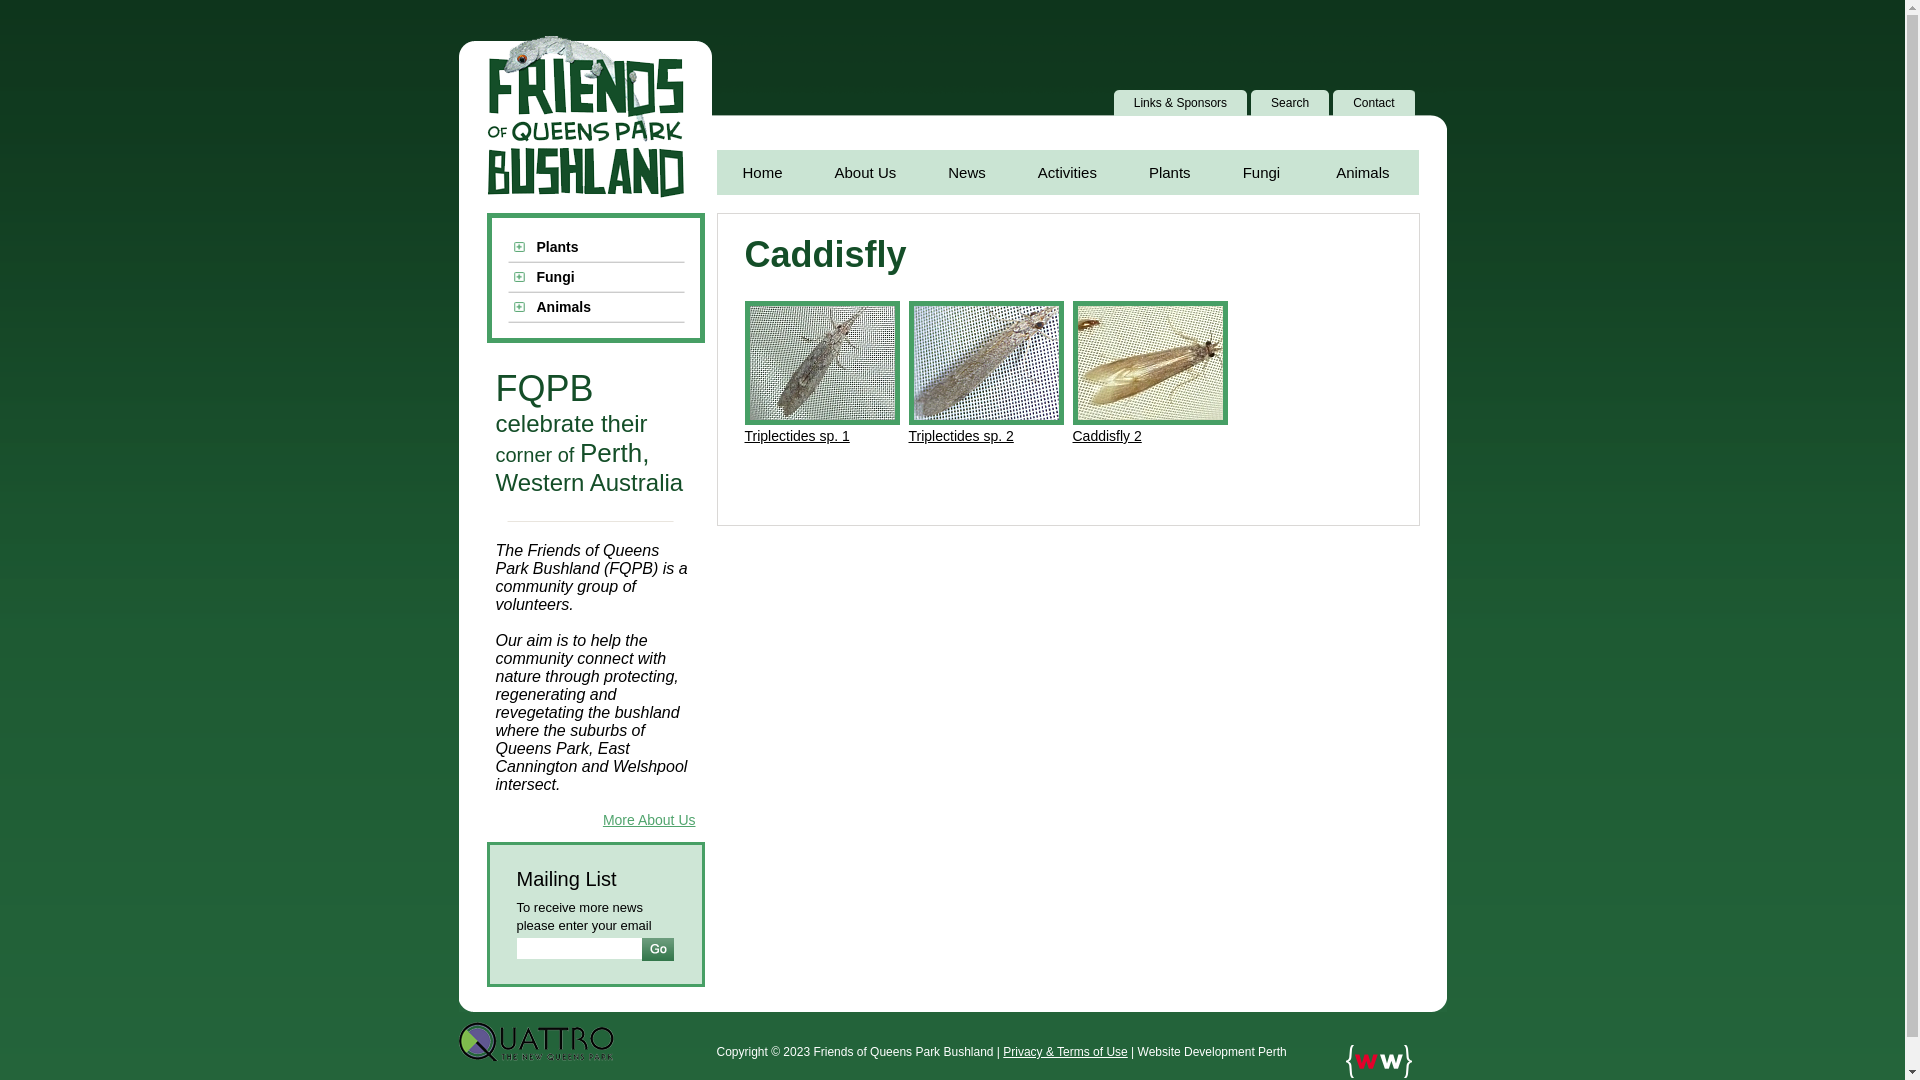  Describe the element at coordinates (966, 171) in the screenshot. I see `'News'` at that location.